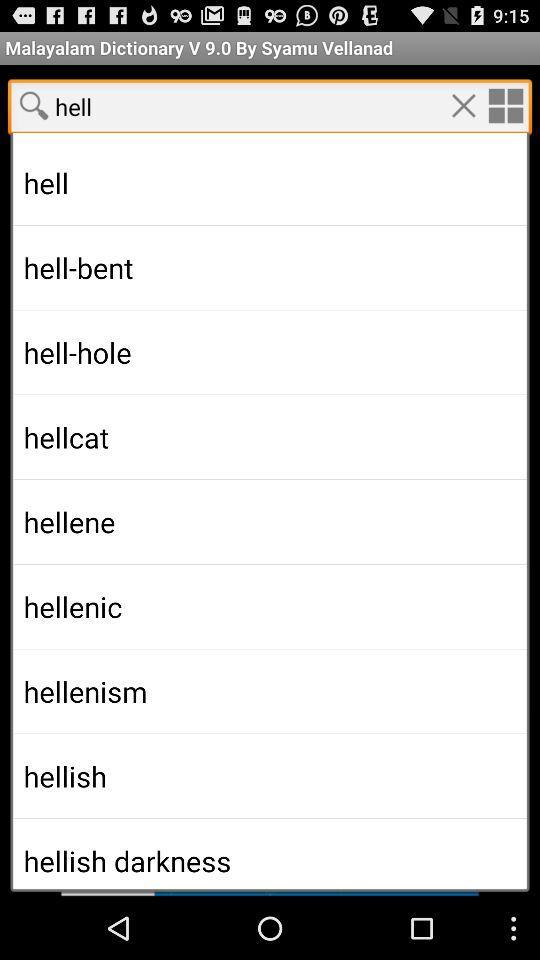 The width and height of the screenshot is (540, 960). What do you see at coordinates (33, 105) in the screenshot?
I see `search the word` at bounding box center [33, 105].